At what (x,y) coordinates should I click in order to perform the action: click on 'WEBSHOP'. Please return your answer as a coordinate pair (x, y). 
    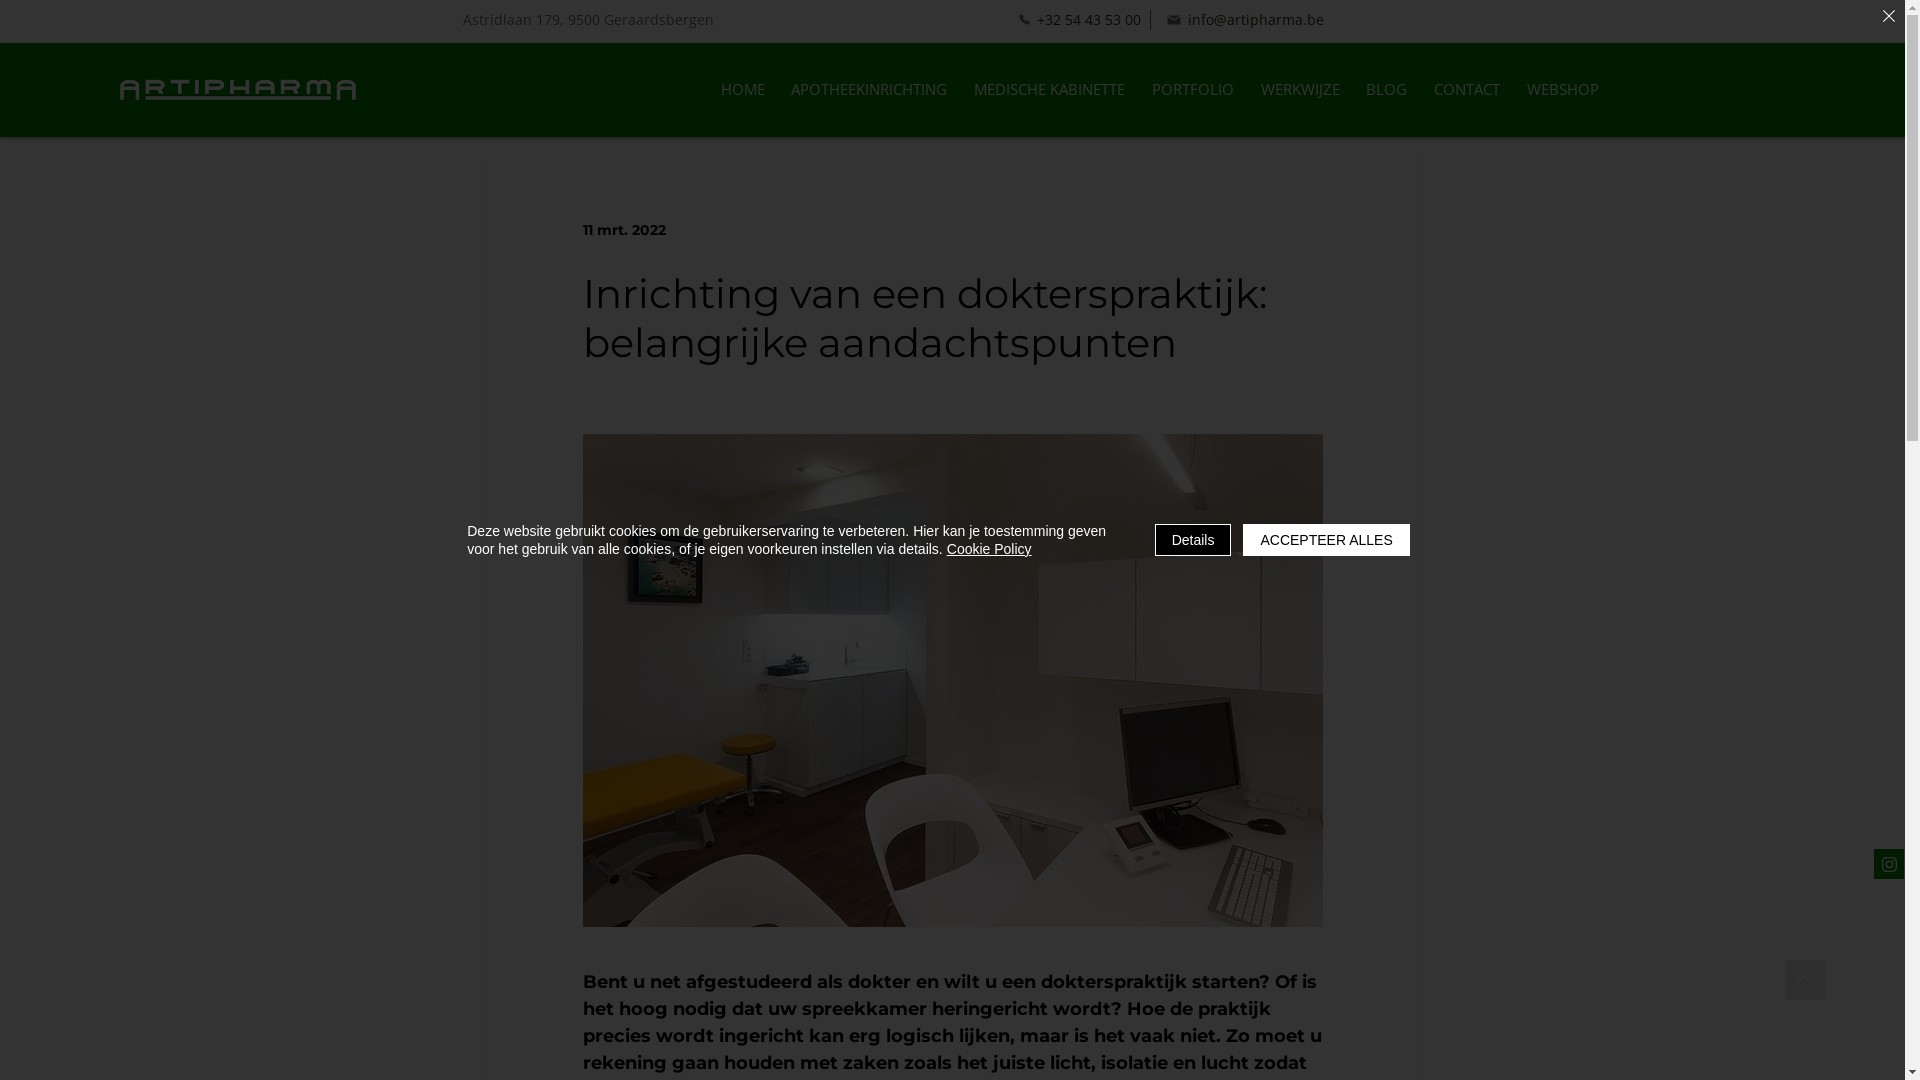
    Looking at the image, I should click on (1561, 88).